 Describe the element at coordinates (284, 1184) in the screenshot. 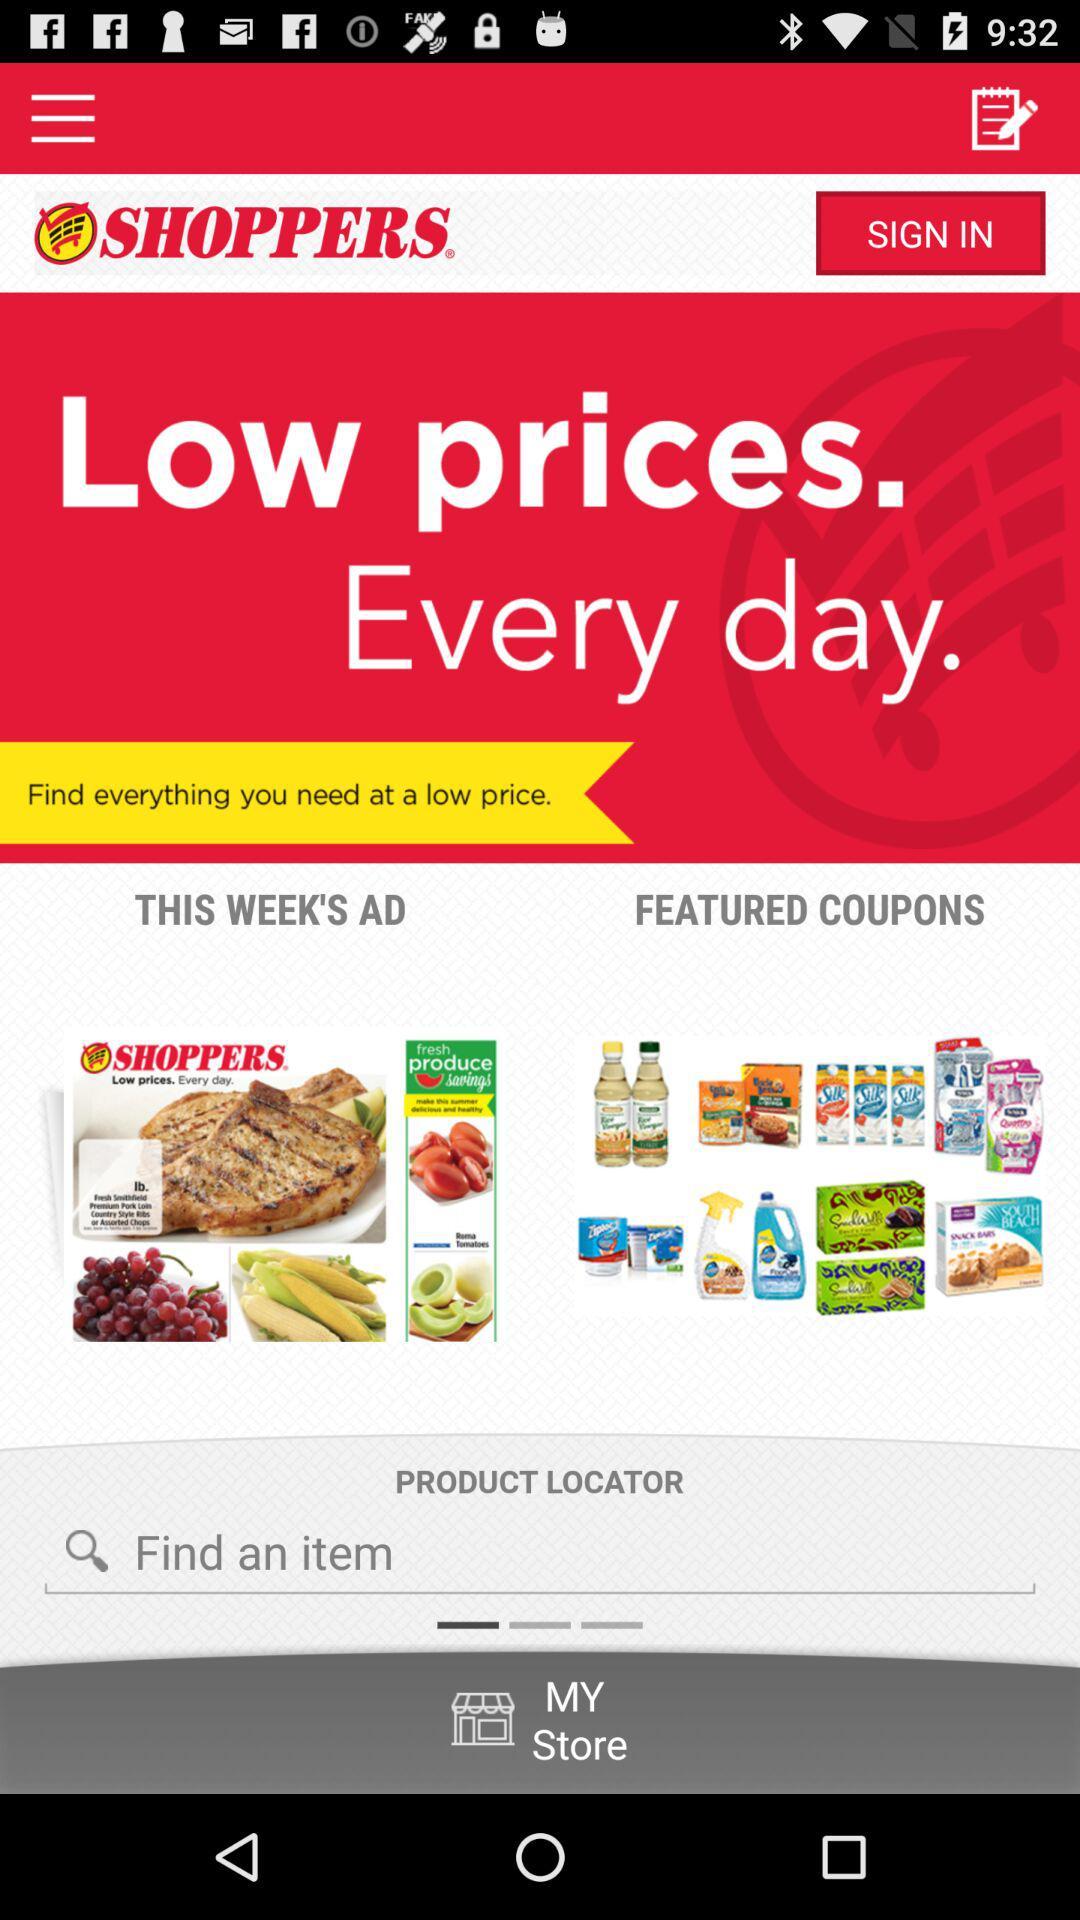

I see `the item next to the featured coupons` at that location.